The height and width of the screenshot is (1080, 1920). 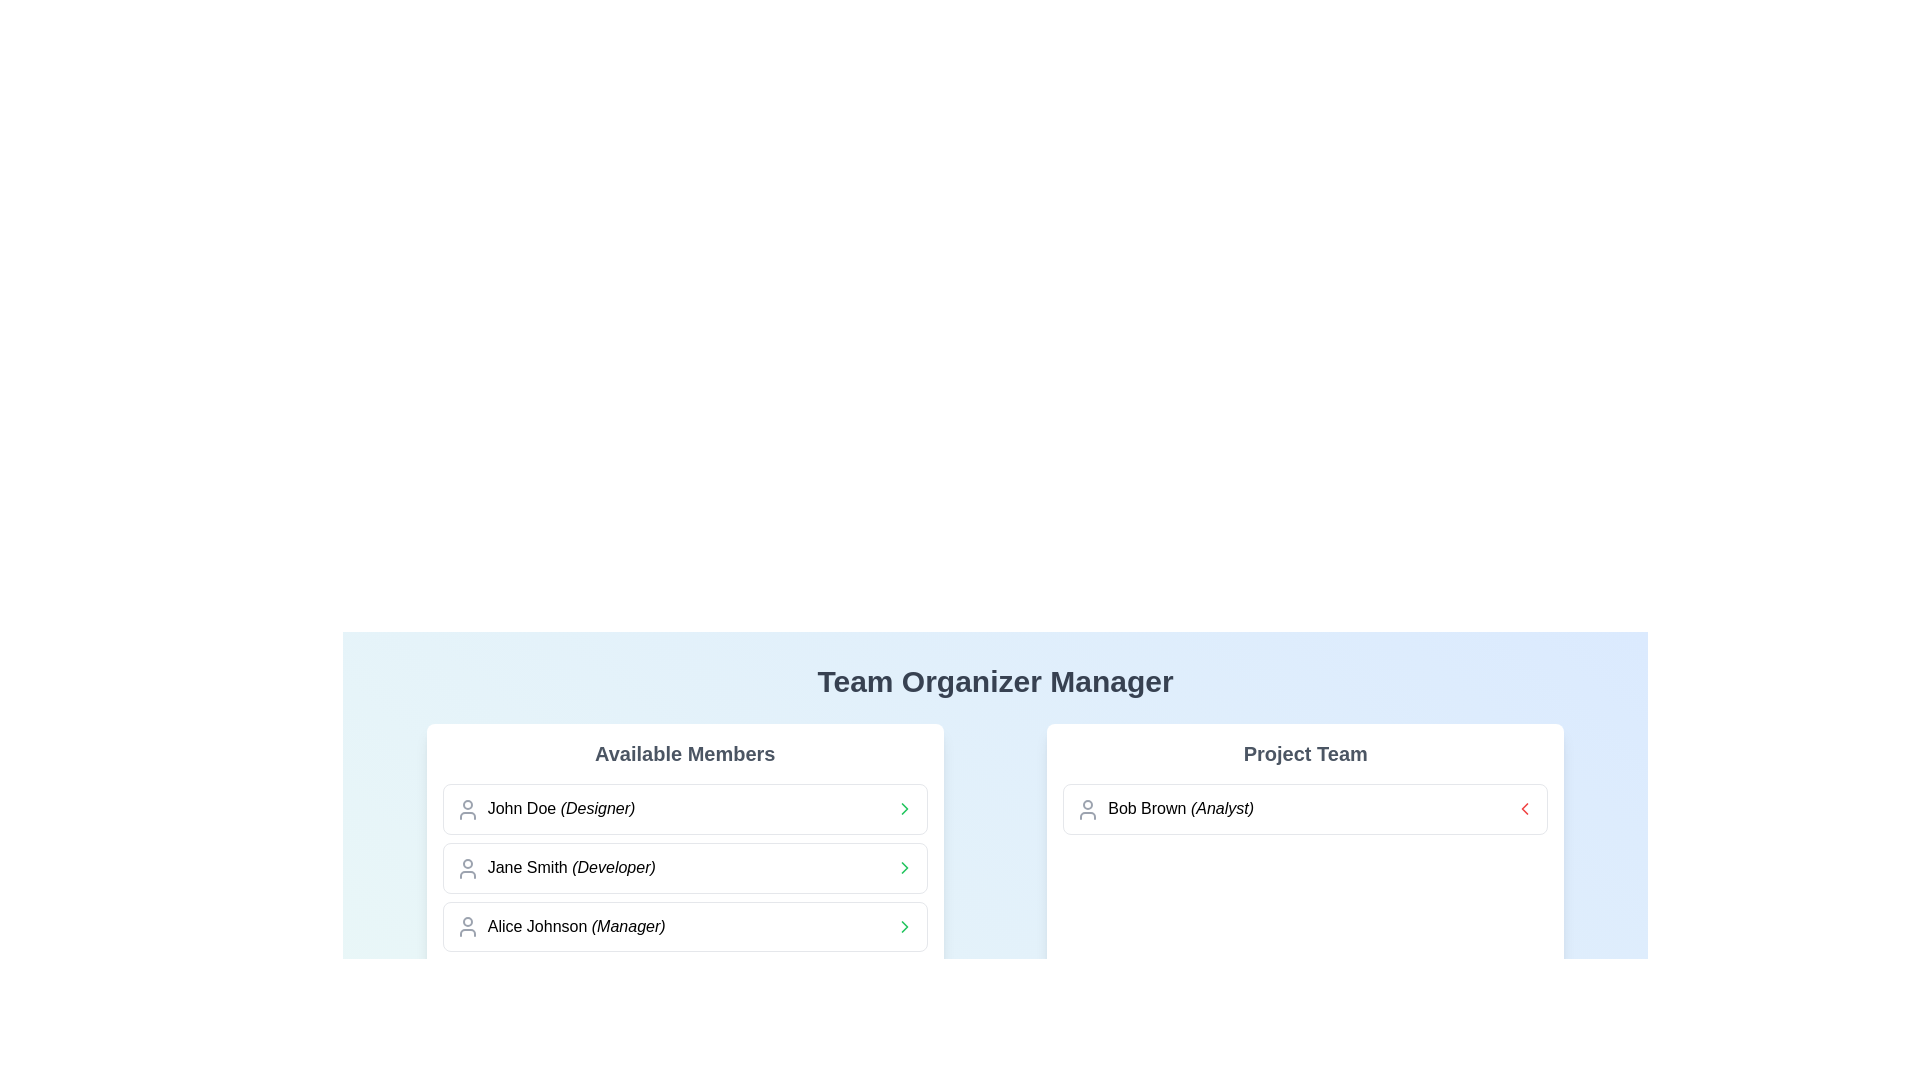 What do you see at coordinates (545, 808) in the screenshot?
I see `the profile list item for 'John Doe', who is a 'Designer', located in the 'Available Members' section` at bounding box center [545, 808].